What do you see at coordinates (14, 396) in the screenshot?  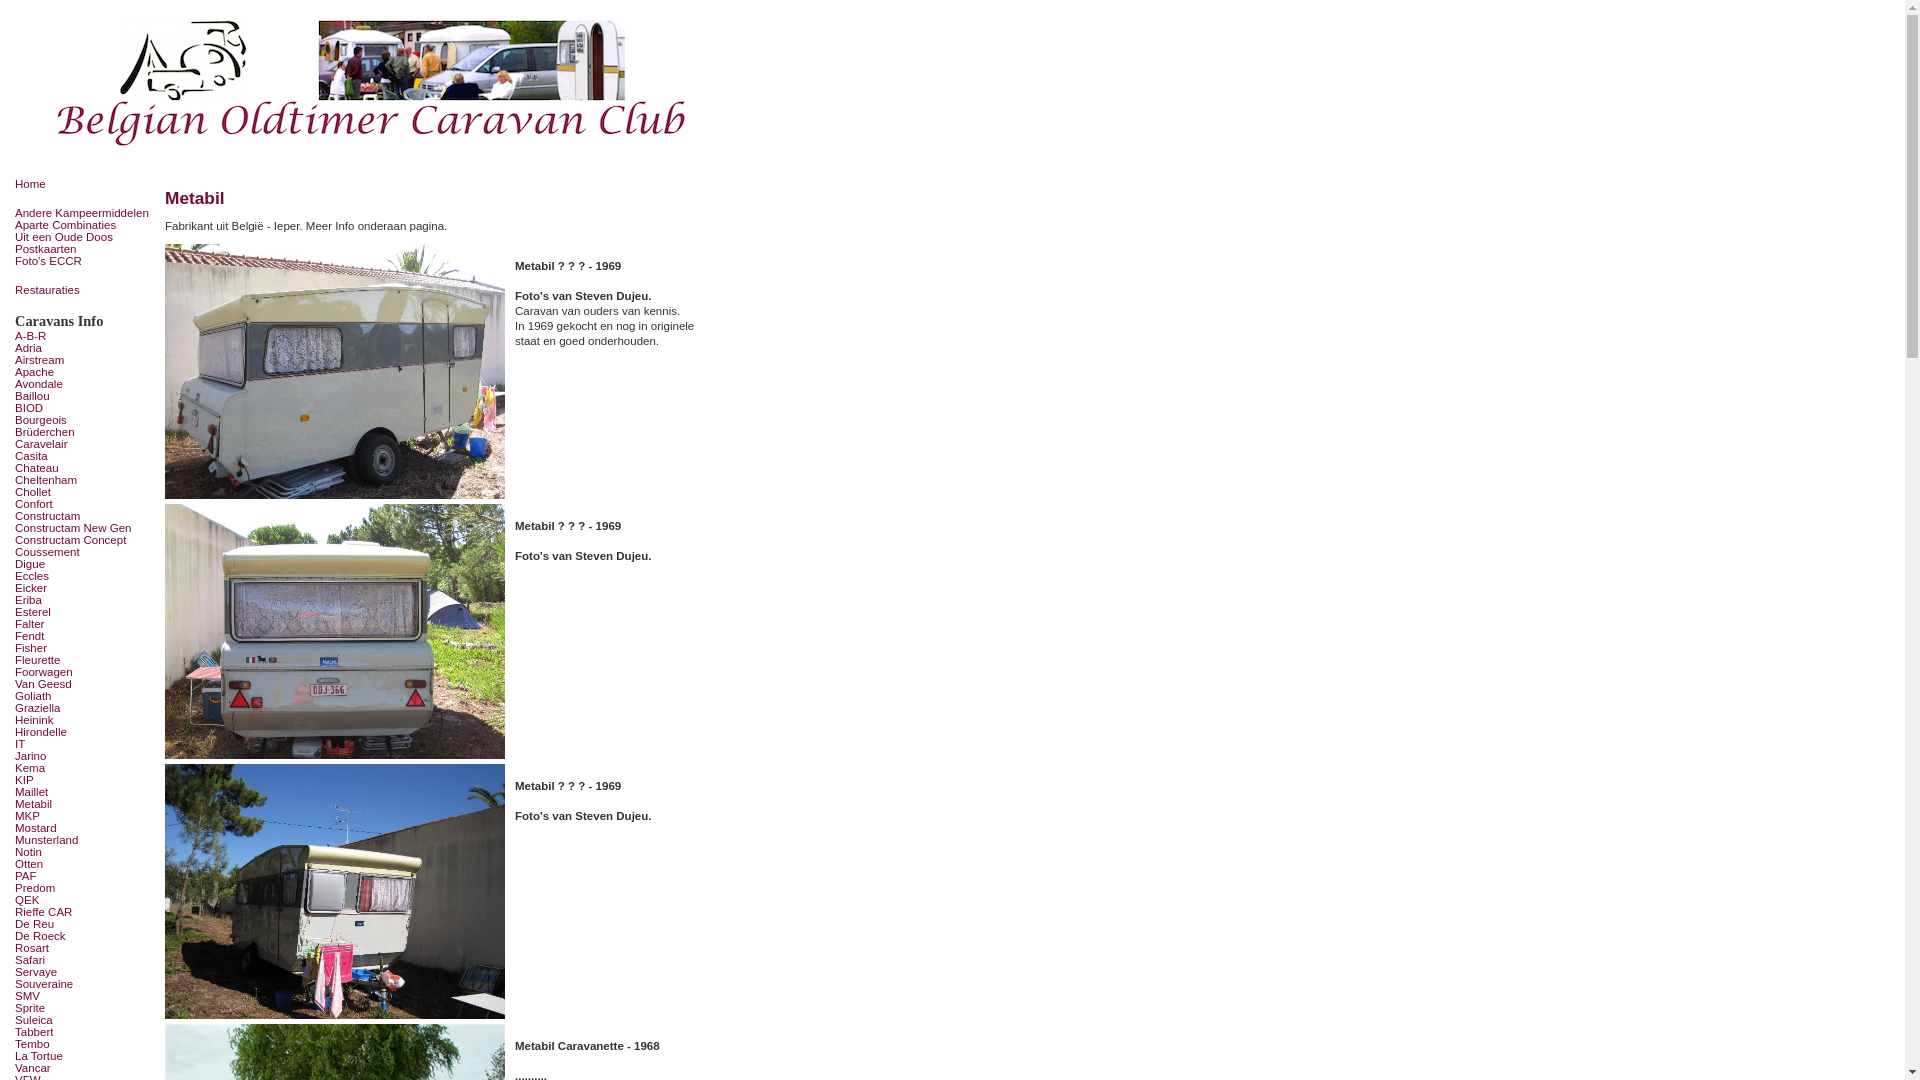 I see `'Baillou'` at bounding box center [14, 396].